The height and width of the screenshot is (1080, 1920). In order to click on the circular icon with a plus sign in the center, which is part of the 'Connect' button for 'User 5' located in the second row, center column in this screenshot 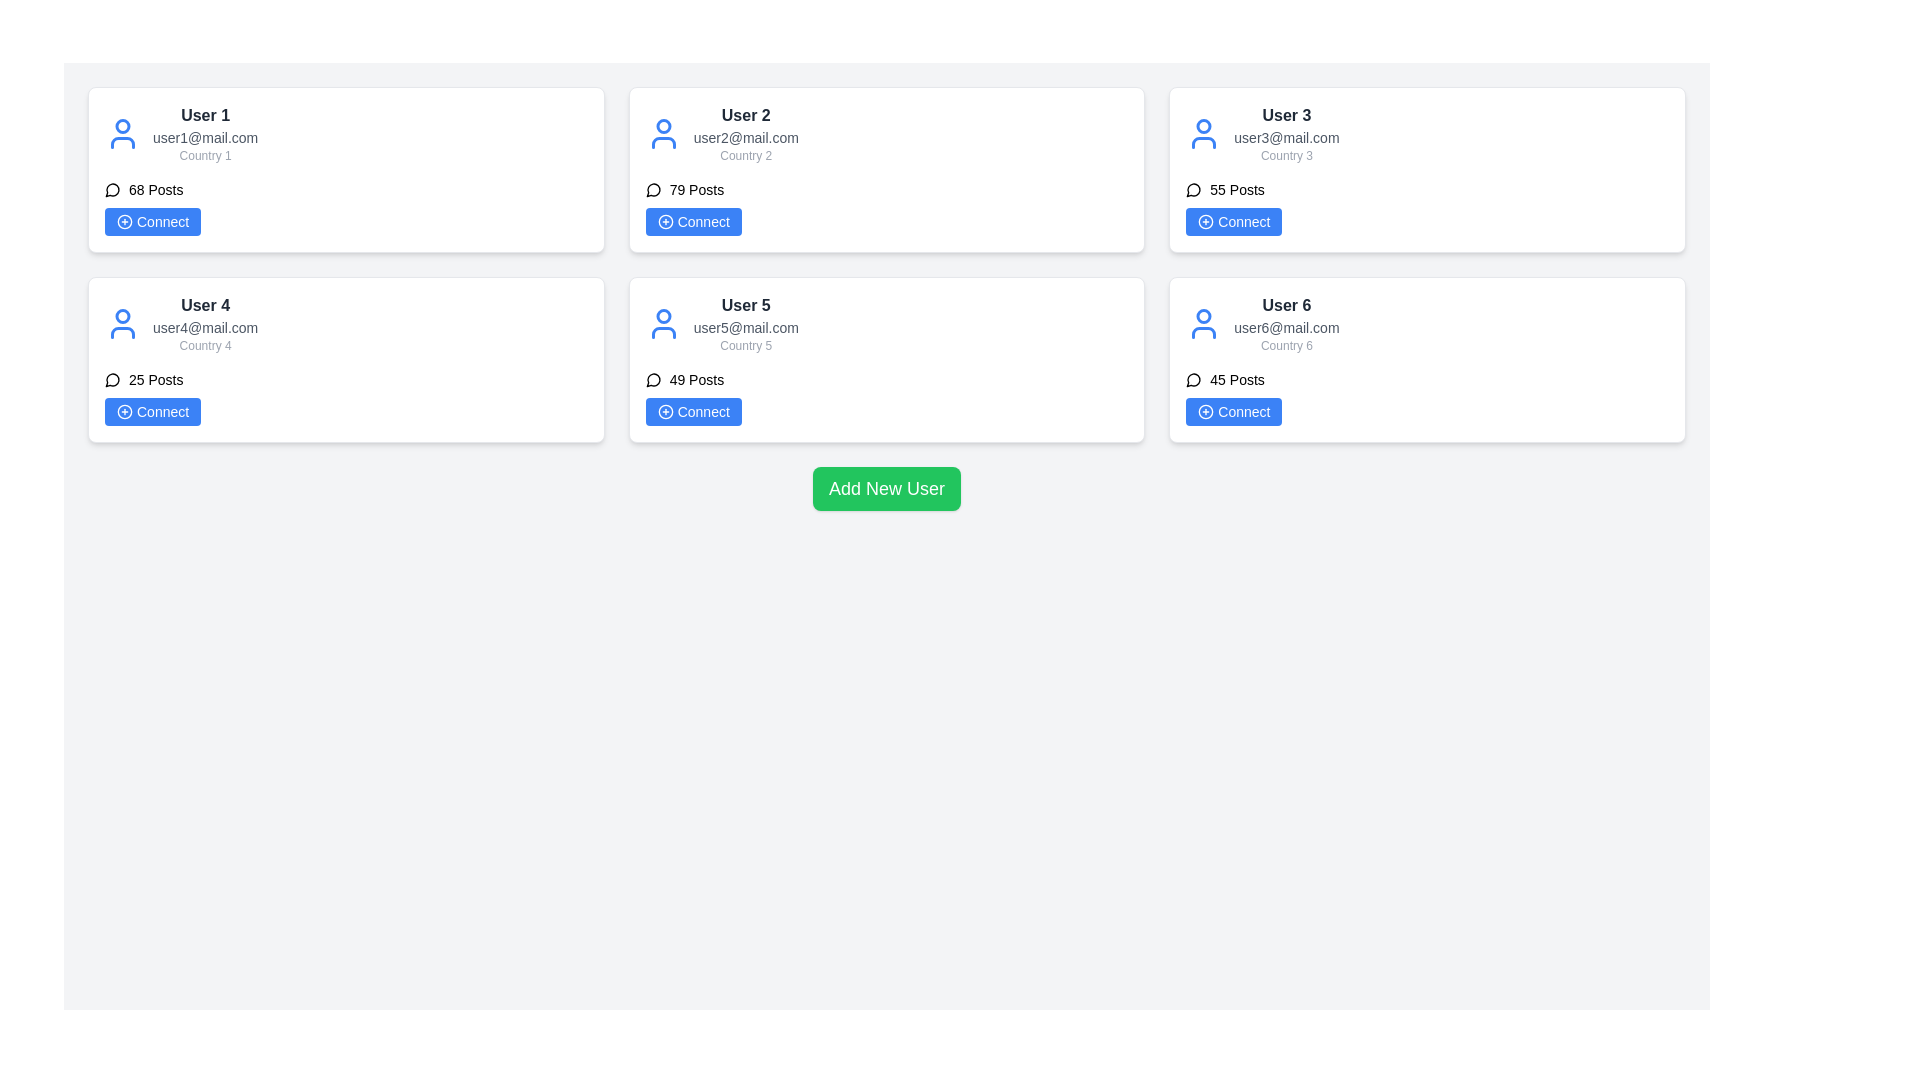, I will do `click(665, 411)`.